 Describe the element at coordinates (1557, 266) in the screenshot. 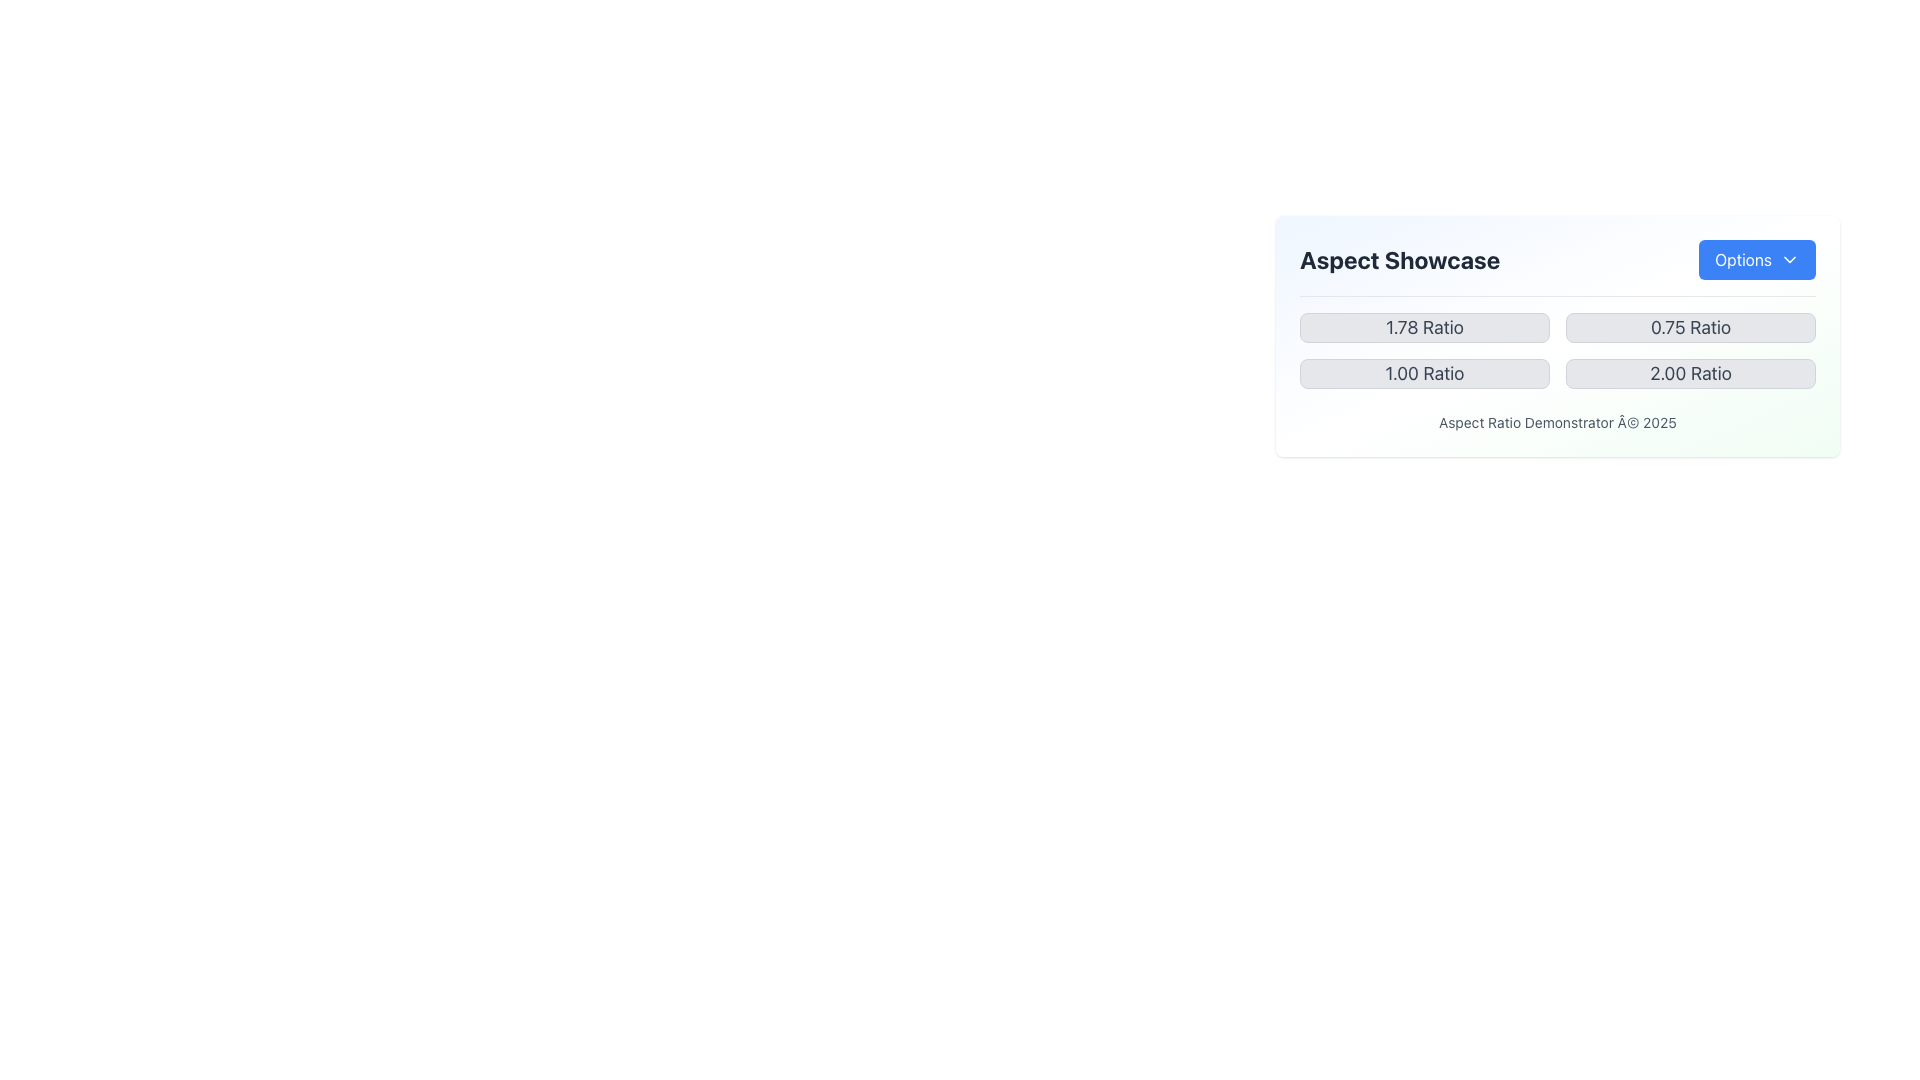

I see `the 'Options' button located on the right side of the 'Aspect Showcase' title to trigger the hover state` at that location.